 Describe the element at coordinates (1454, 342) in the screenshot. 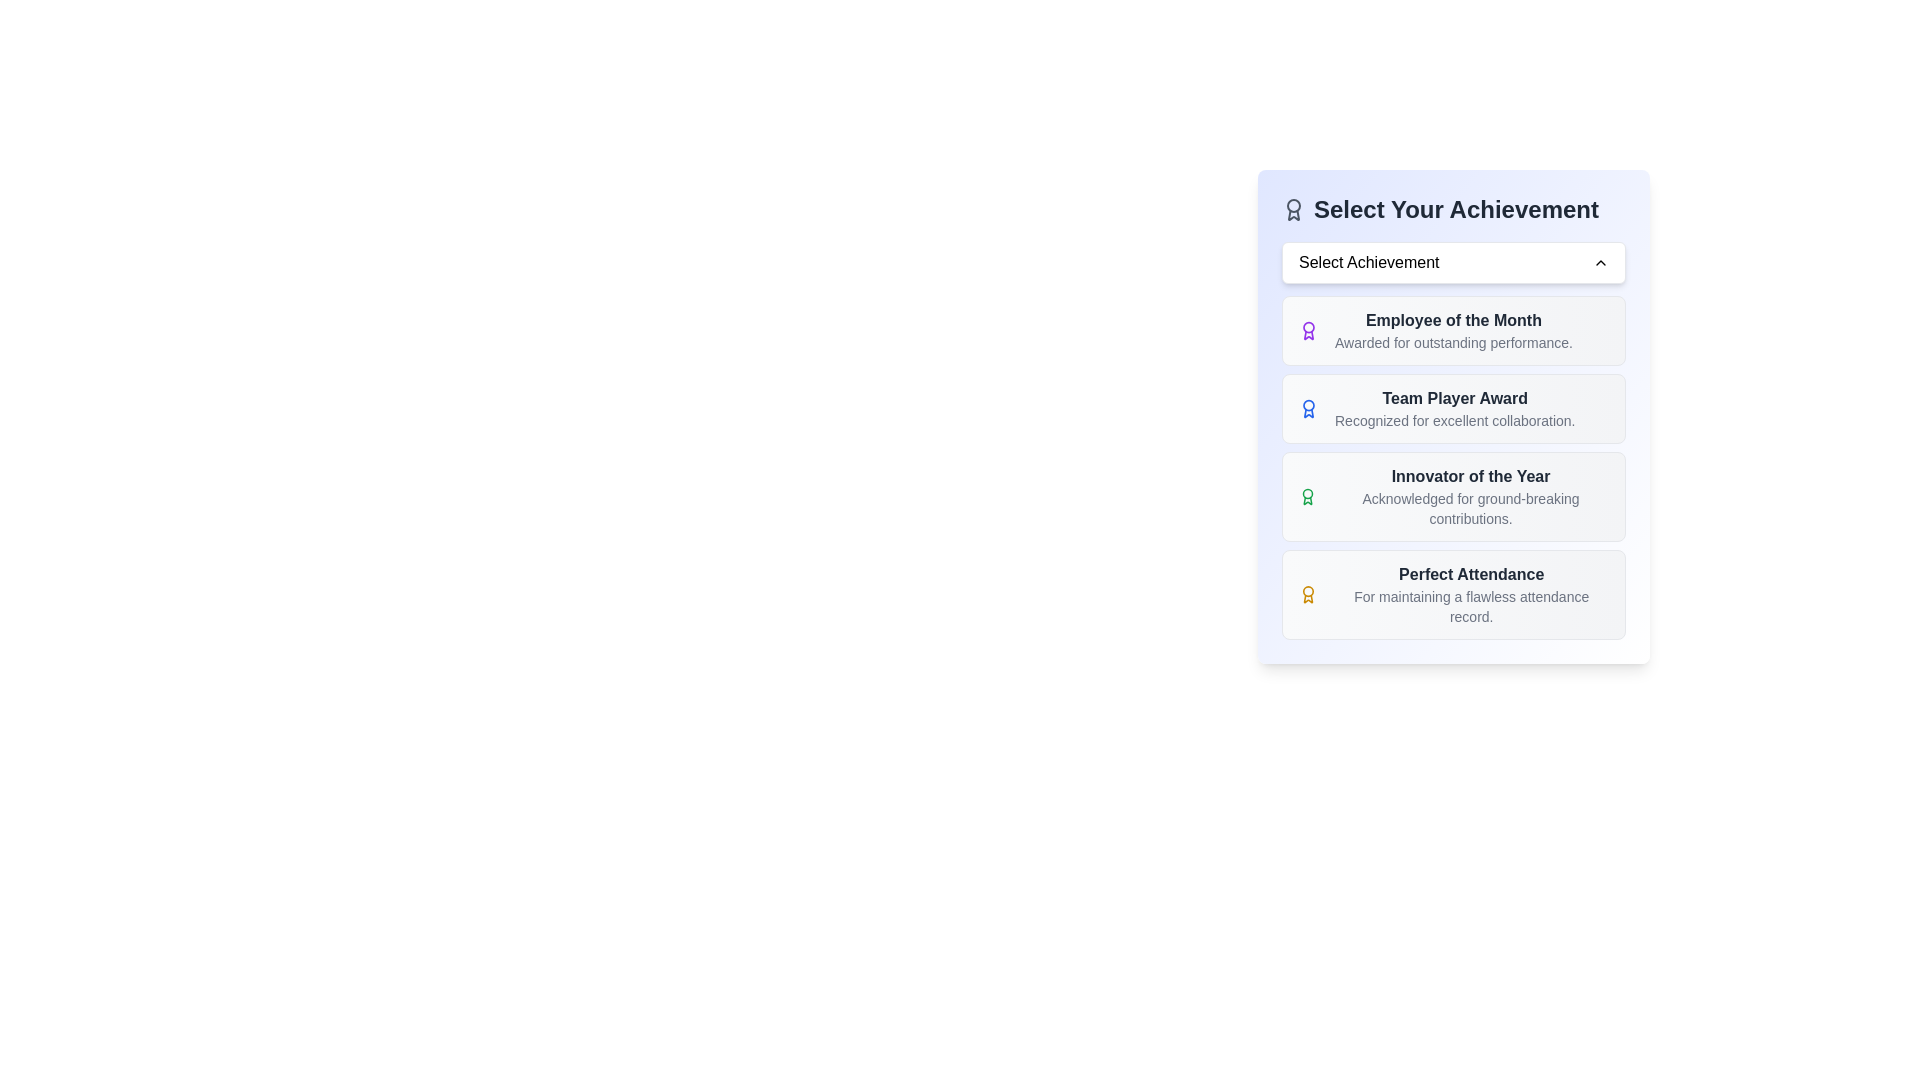

I see `the descriptive text label that provides context about the 'Employee of the Month' title to trigger tooltips` at that location.